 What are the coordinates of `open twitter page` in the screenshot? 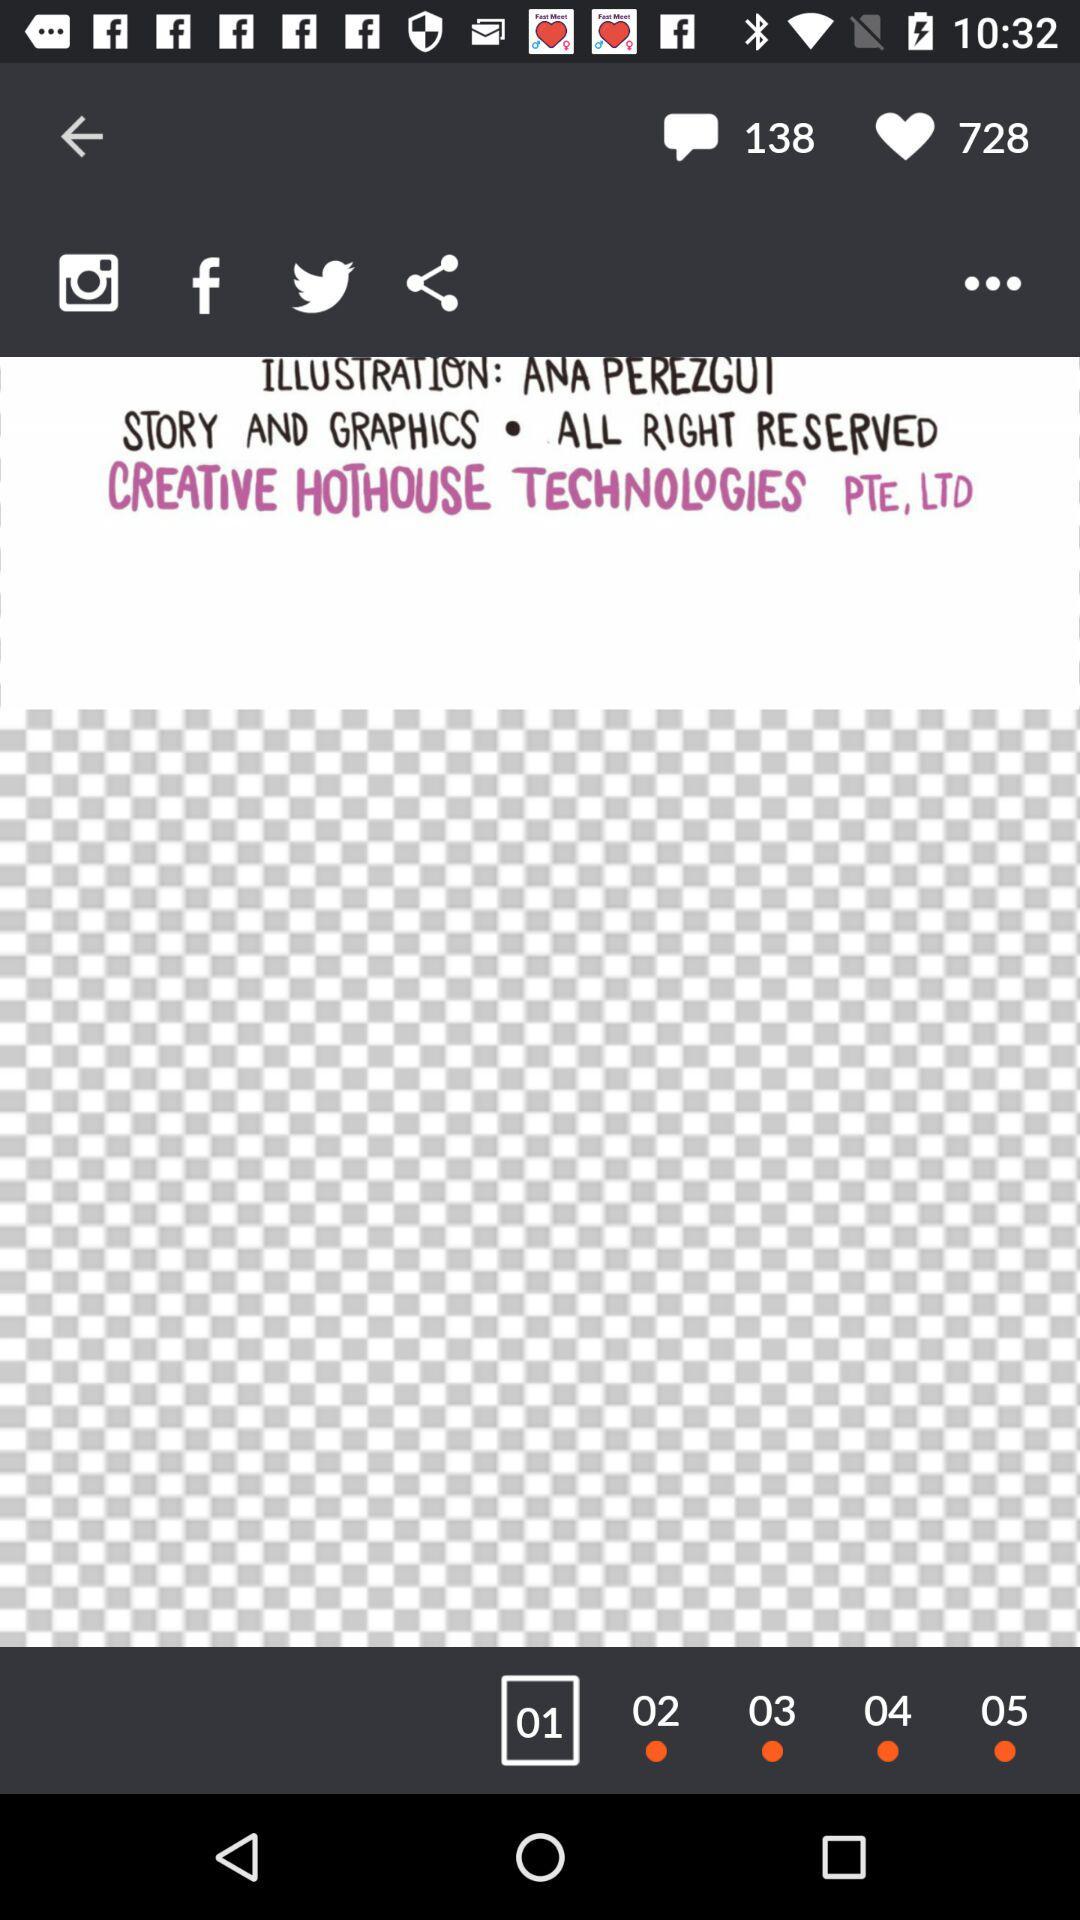 It's located at (322, 282).